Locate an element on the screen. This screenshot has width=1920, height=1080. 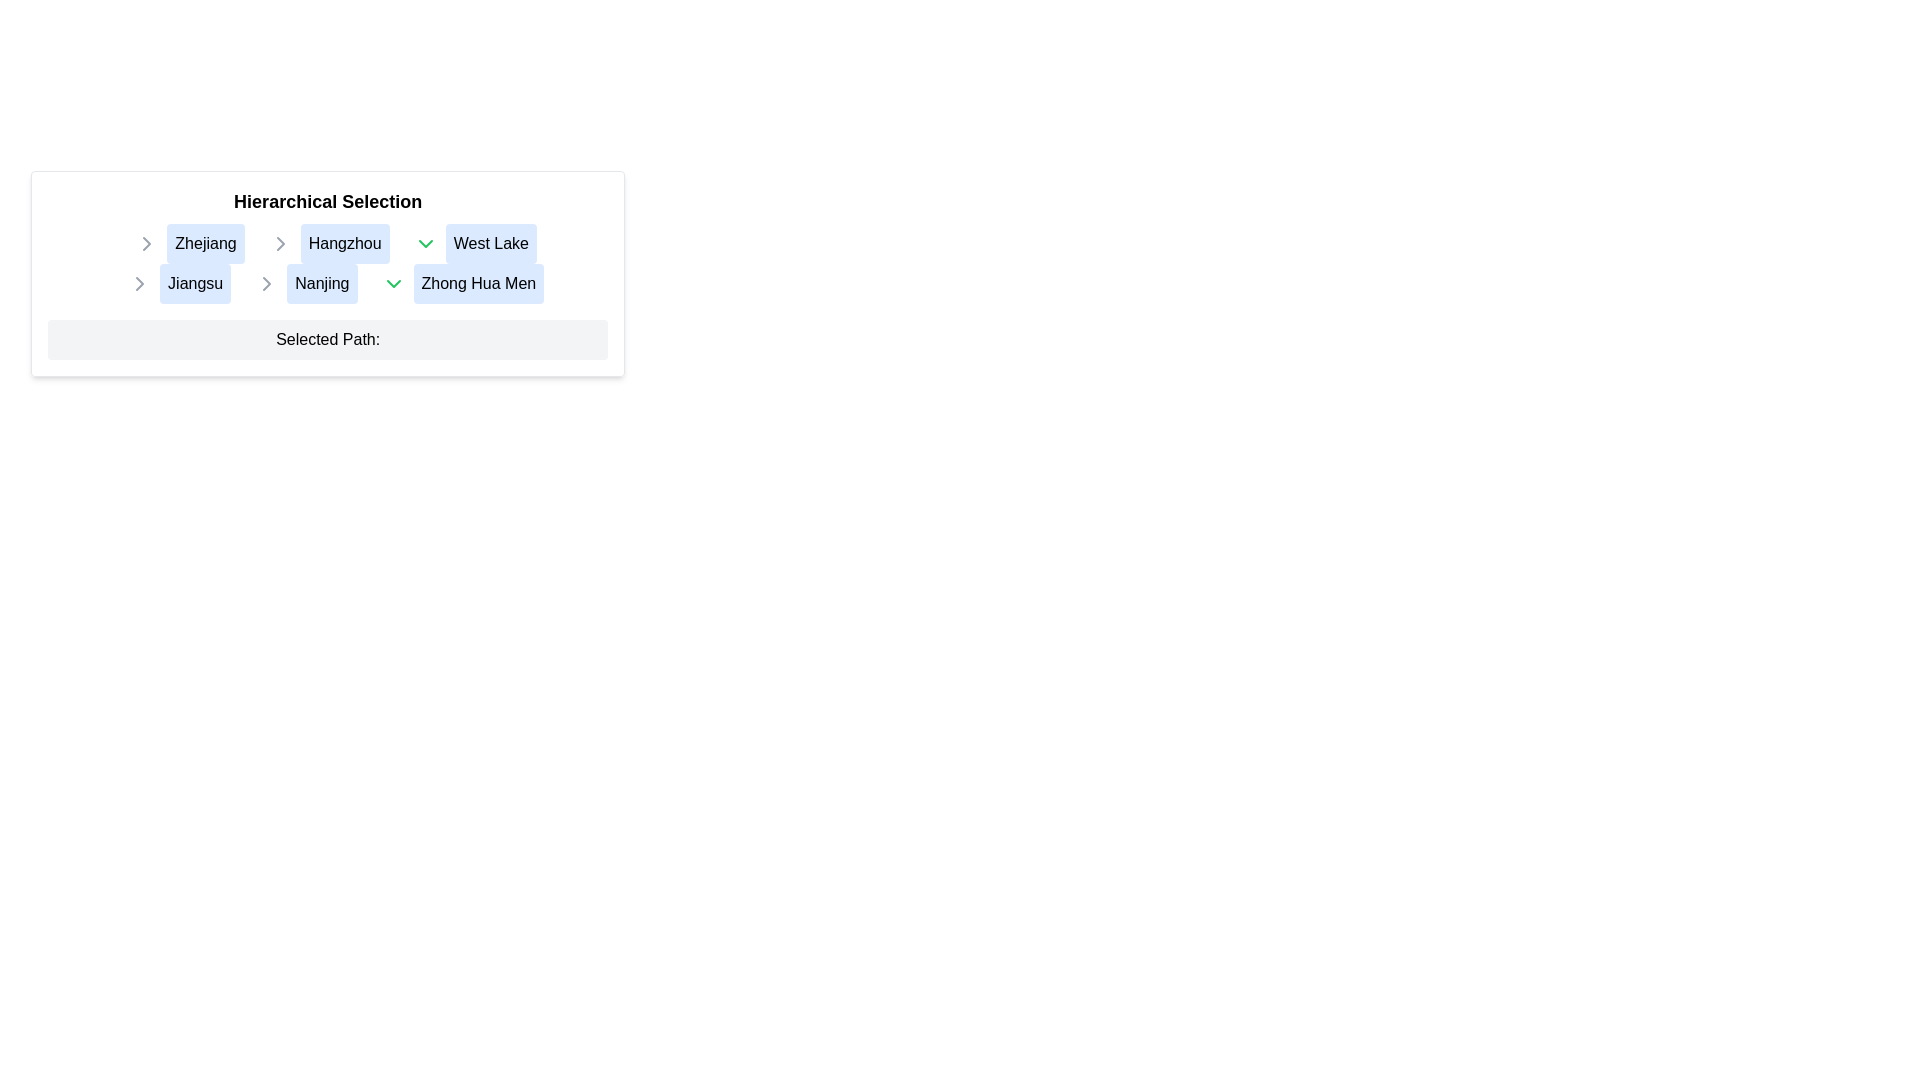
the button representing the location 'Zhong Hua Men' within the 'Jiangsu -> Nanjing' hierarchical menu is located at coordinates (477, 284).